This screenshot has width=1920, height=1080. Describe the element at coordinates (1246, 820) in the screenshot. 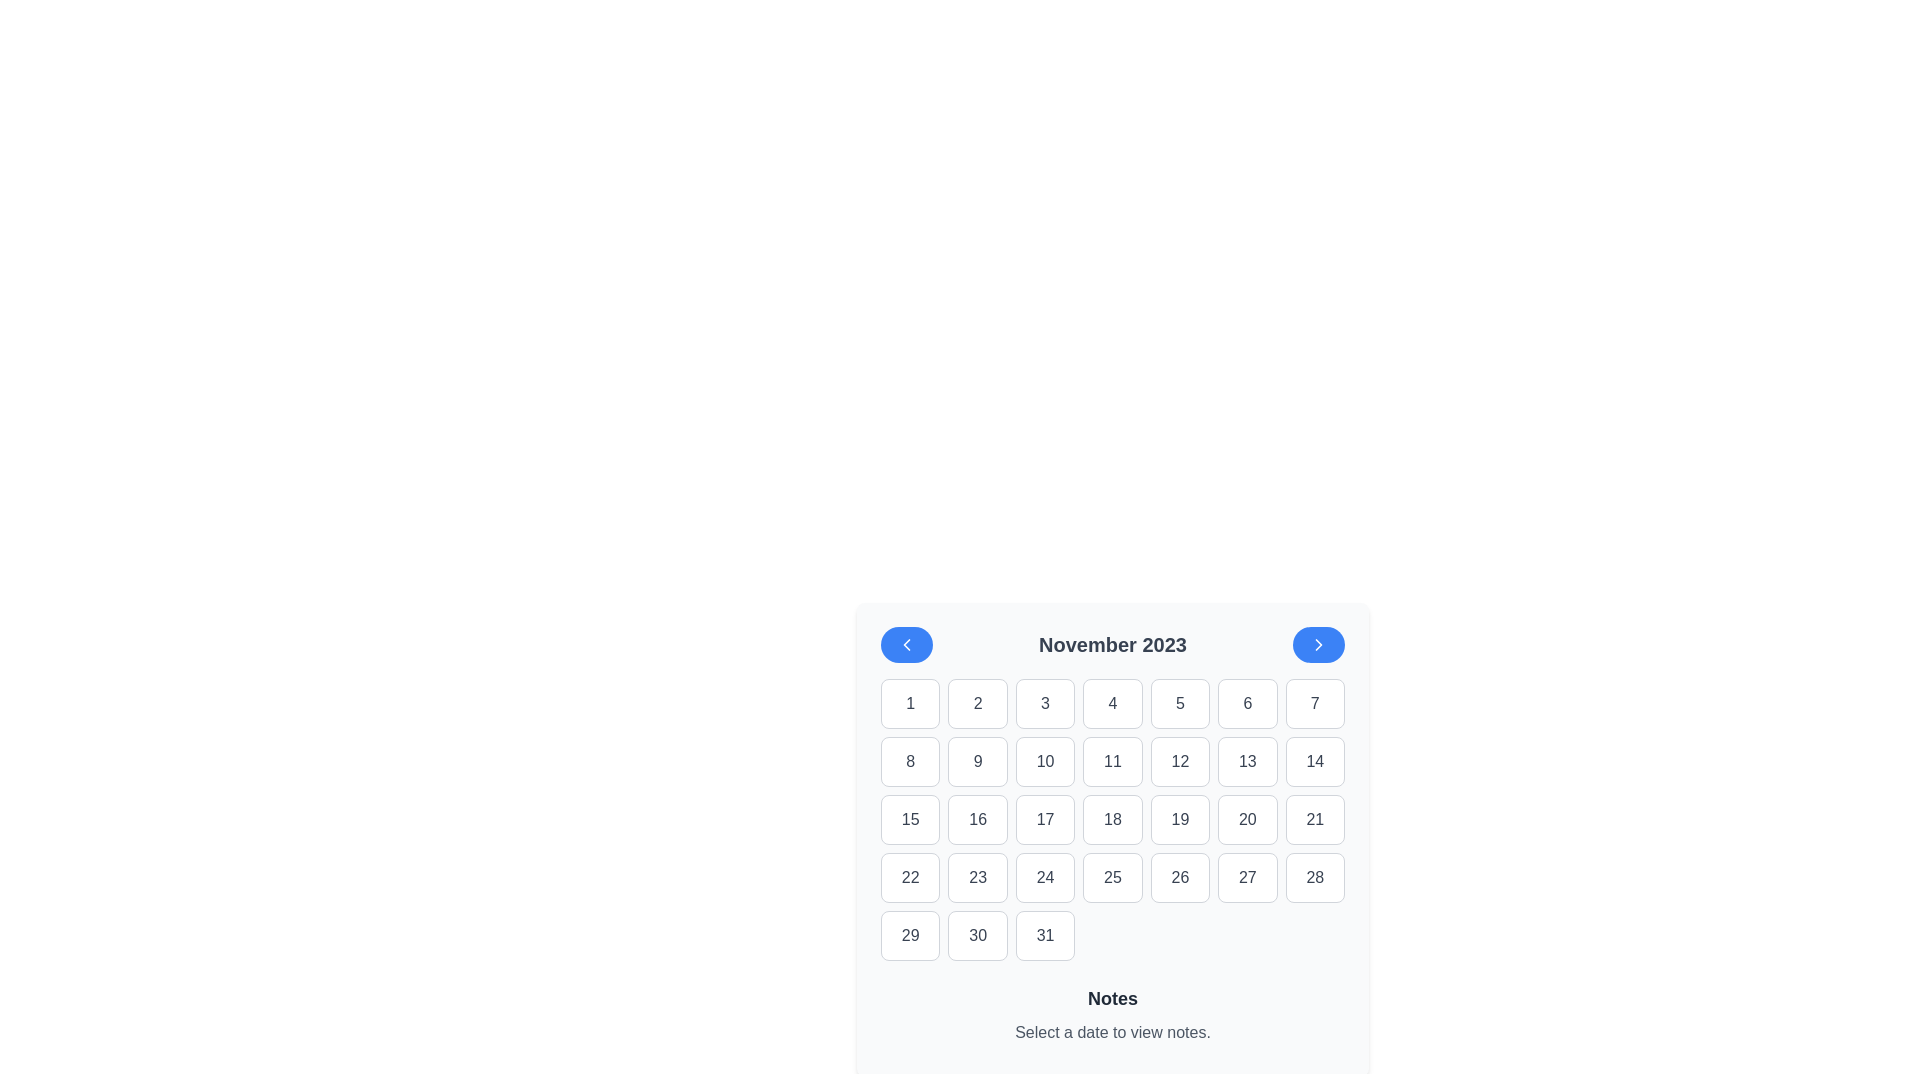

I see `the button labeled '20' with a white background and gray border, located in the third row and sixth column of the grid` at that location.